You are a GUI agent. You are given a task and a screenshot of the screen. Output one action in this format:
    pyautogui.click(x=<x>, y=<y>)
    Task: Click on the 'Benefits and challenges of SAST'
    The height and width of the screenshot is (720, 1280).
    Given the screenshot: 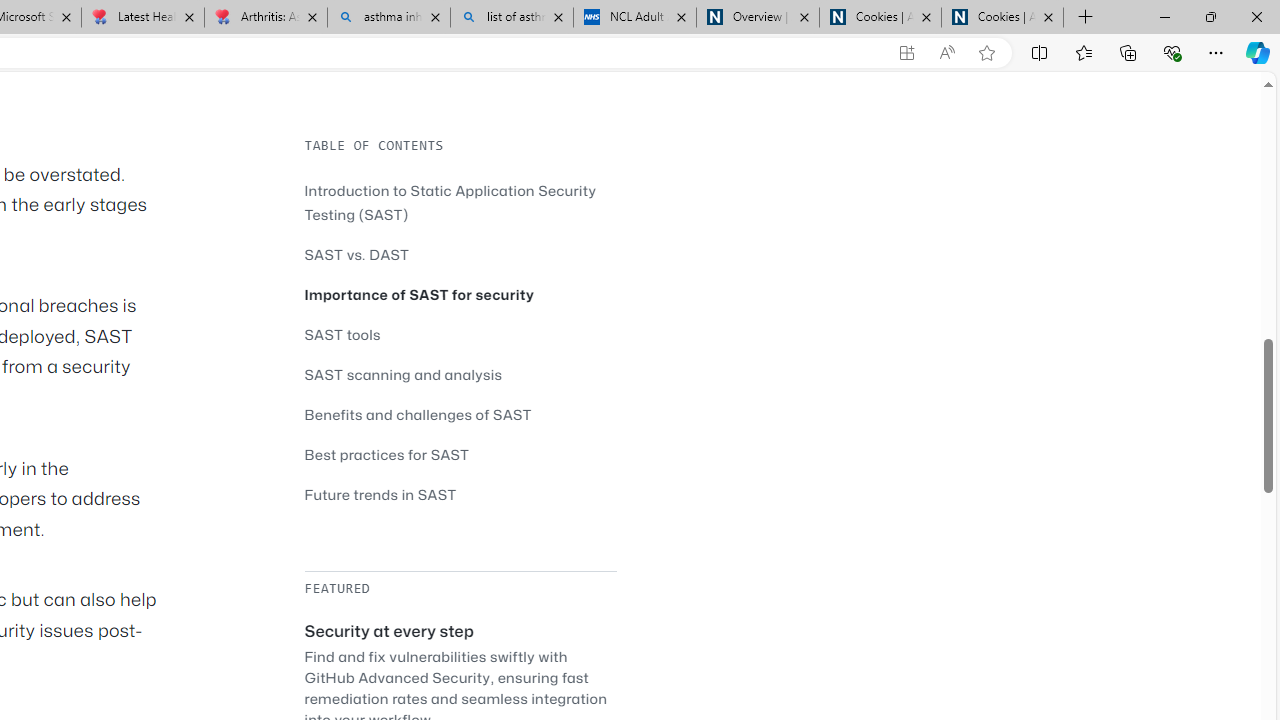 What is the action you would take?
    pyautogui.click(x=417, y=413)
    